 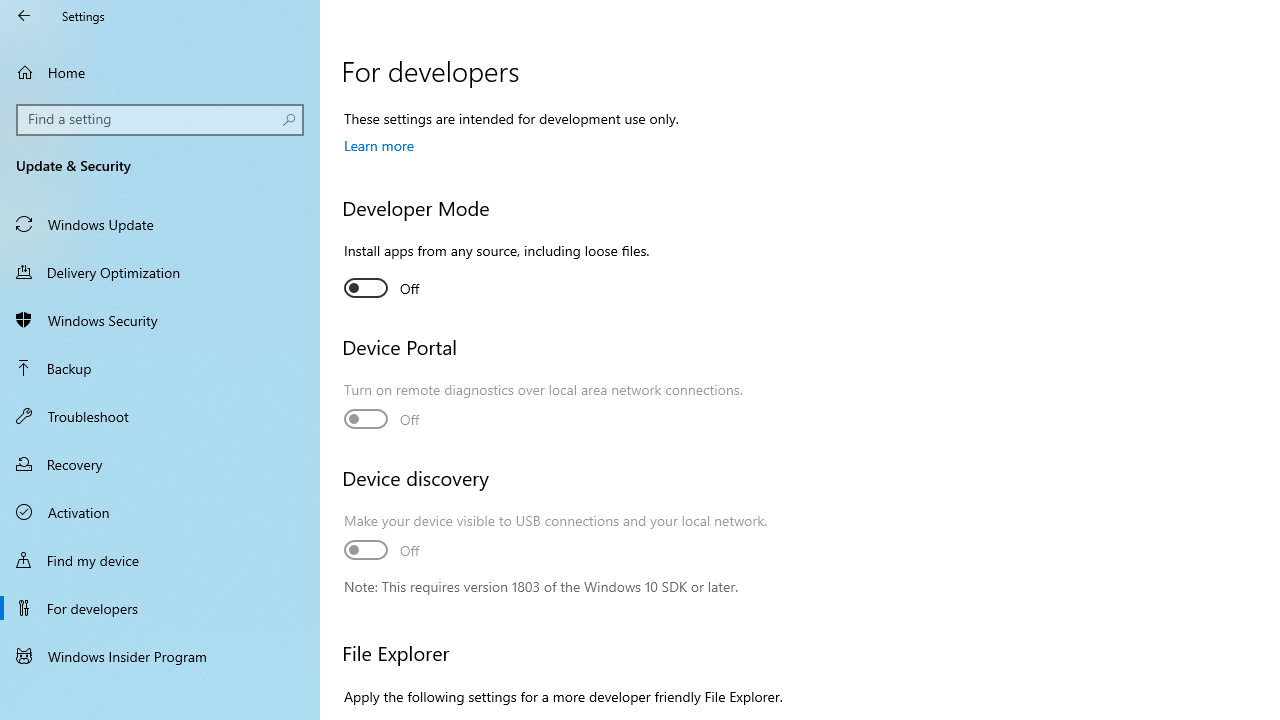 I want to click on 'Backup', so click(x=160, y=367).